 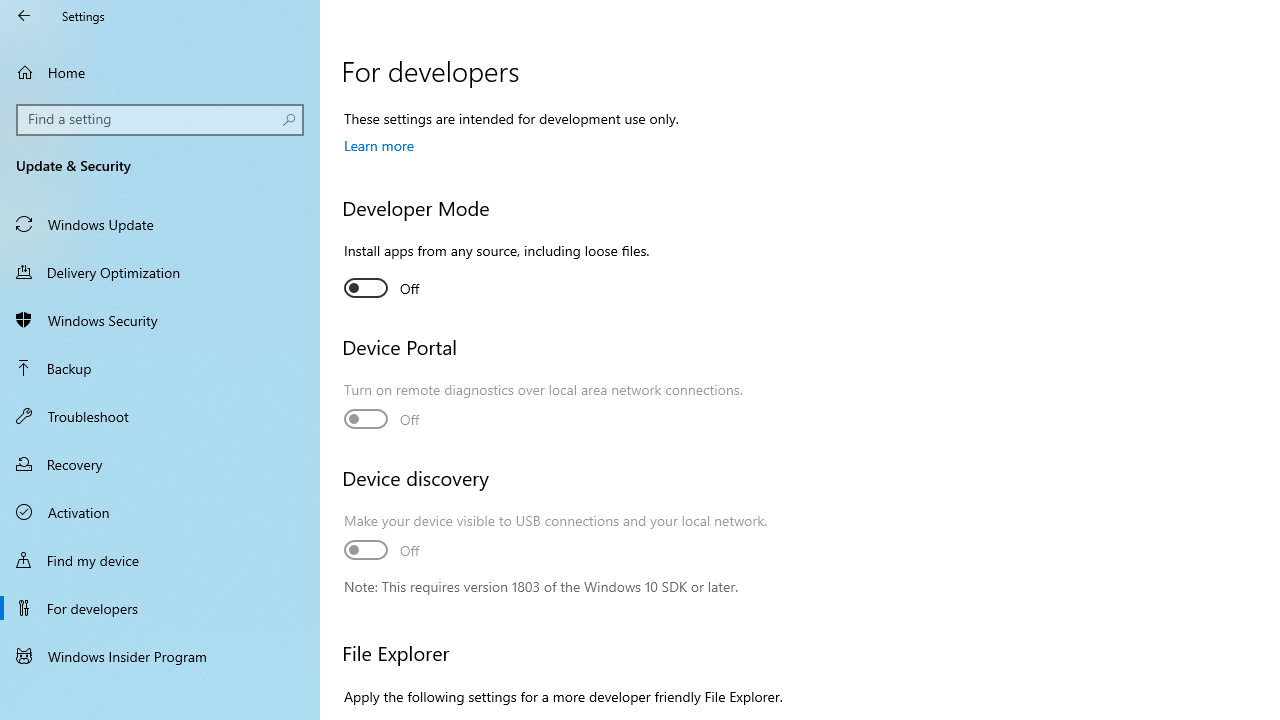 I want to click on 'Backup', so click(x=160, y=367).